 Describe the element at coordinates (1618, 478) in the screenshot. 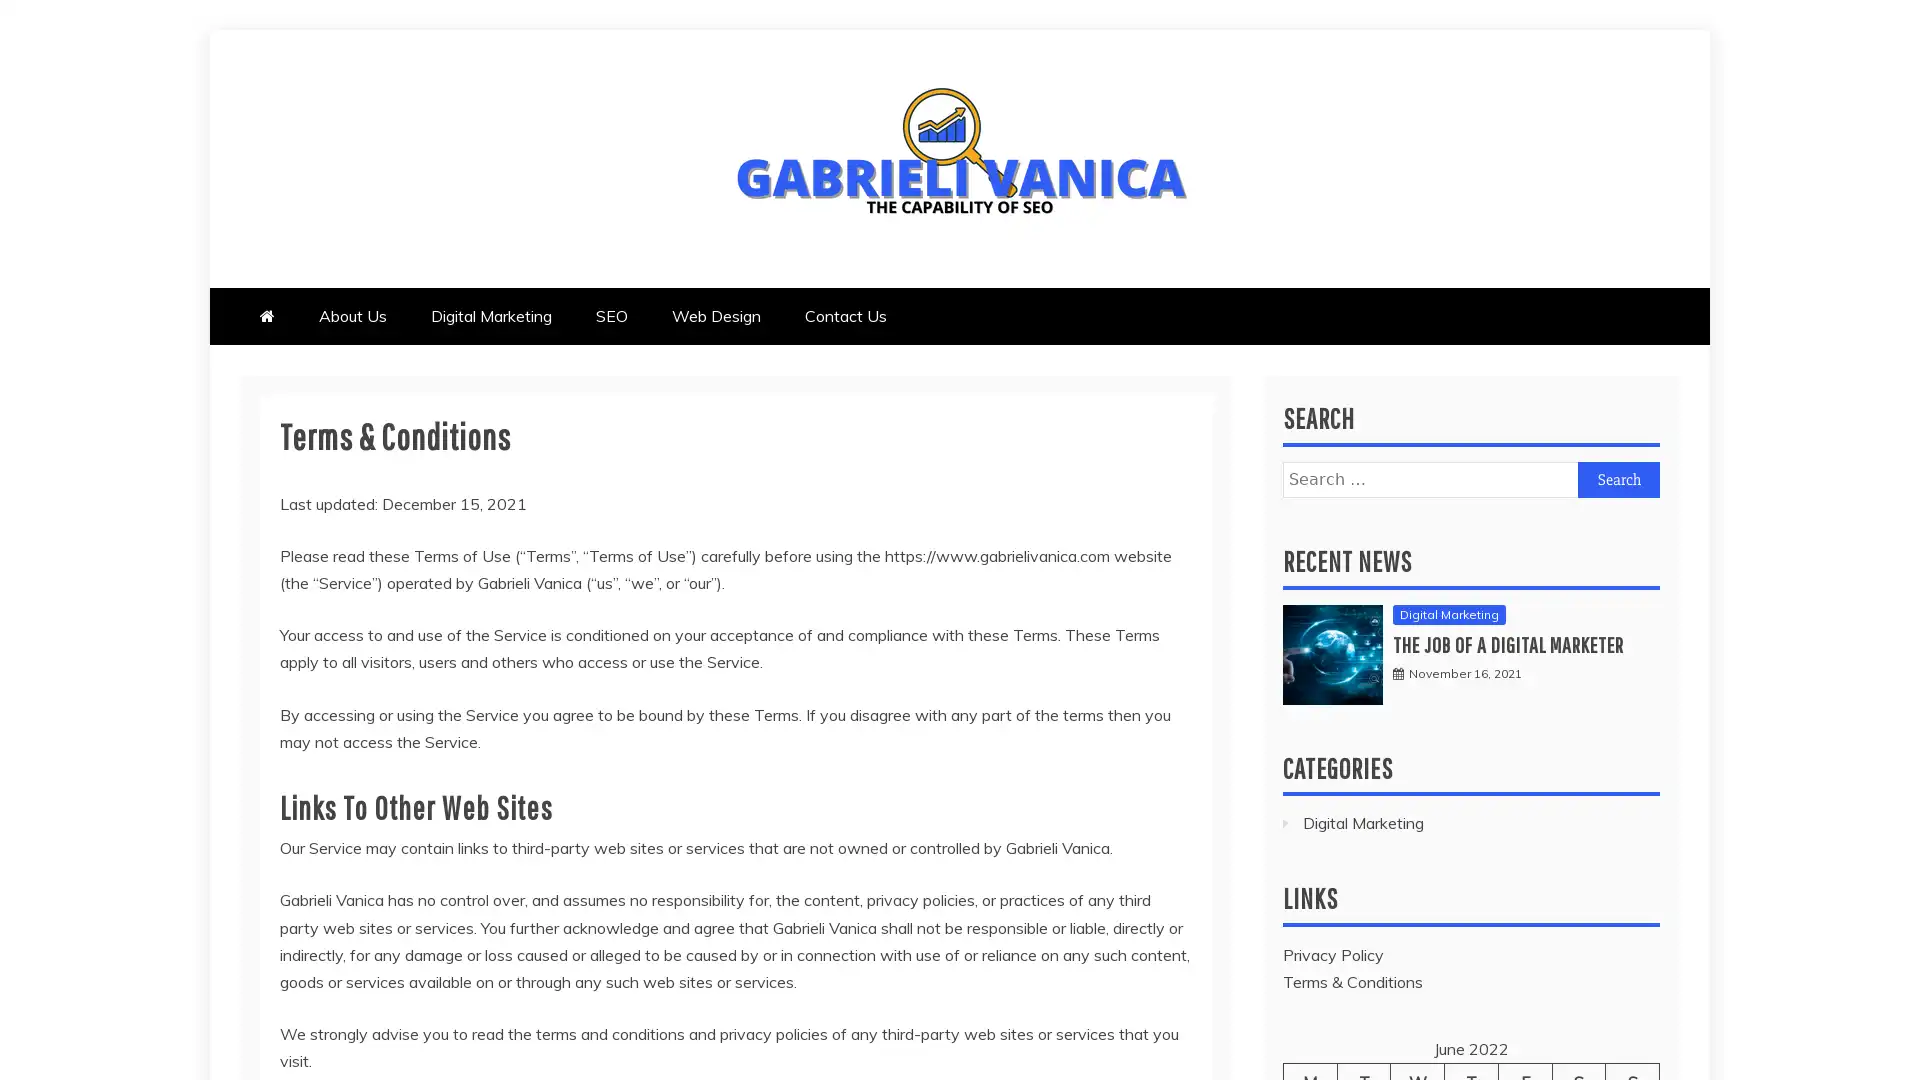

I see `Search` at that location.